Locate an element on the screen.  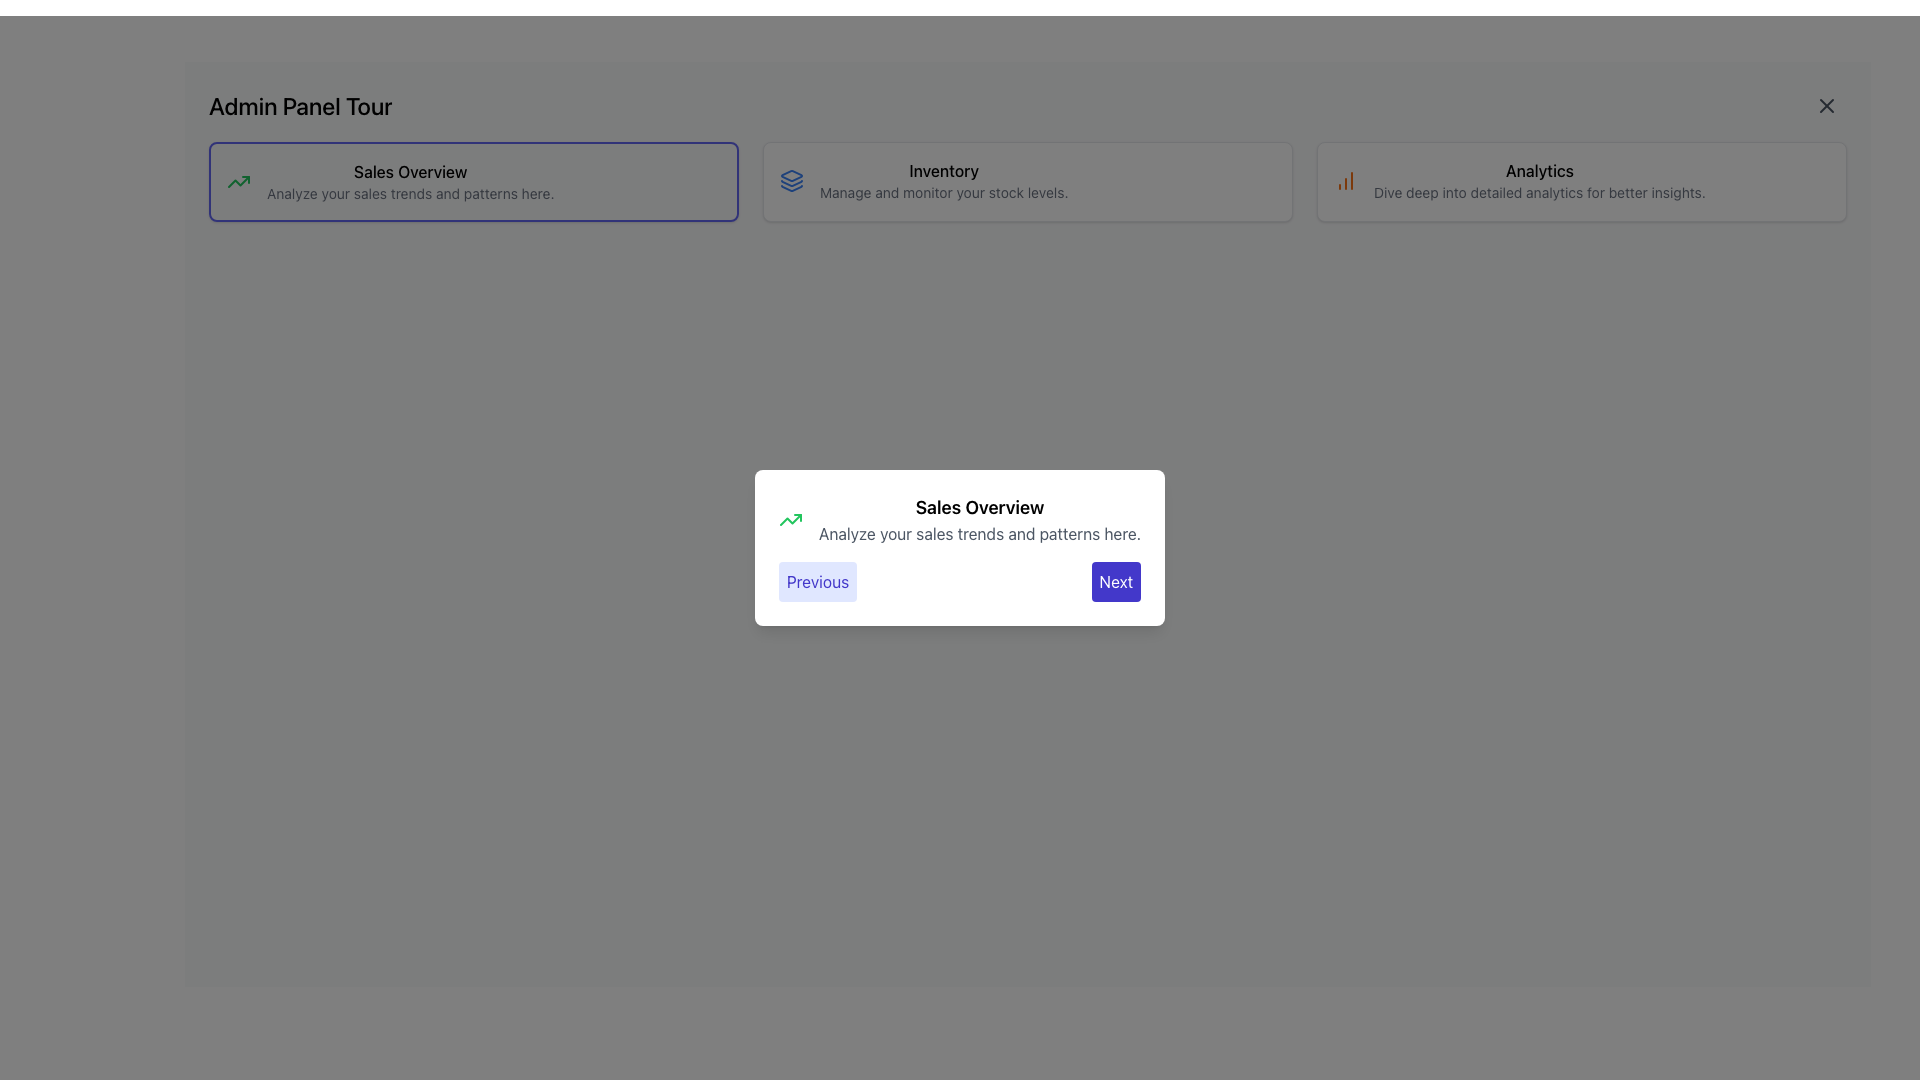
text block that provides an overview and description of a specific feature or section related to sales analysis, which is centrally located in the dialog box, next to a green upward trend icon is located at coordinates (979, 519).